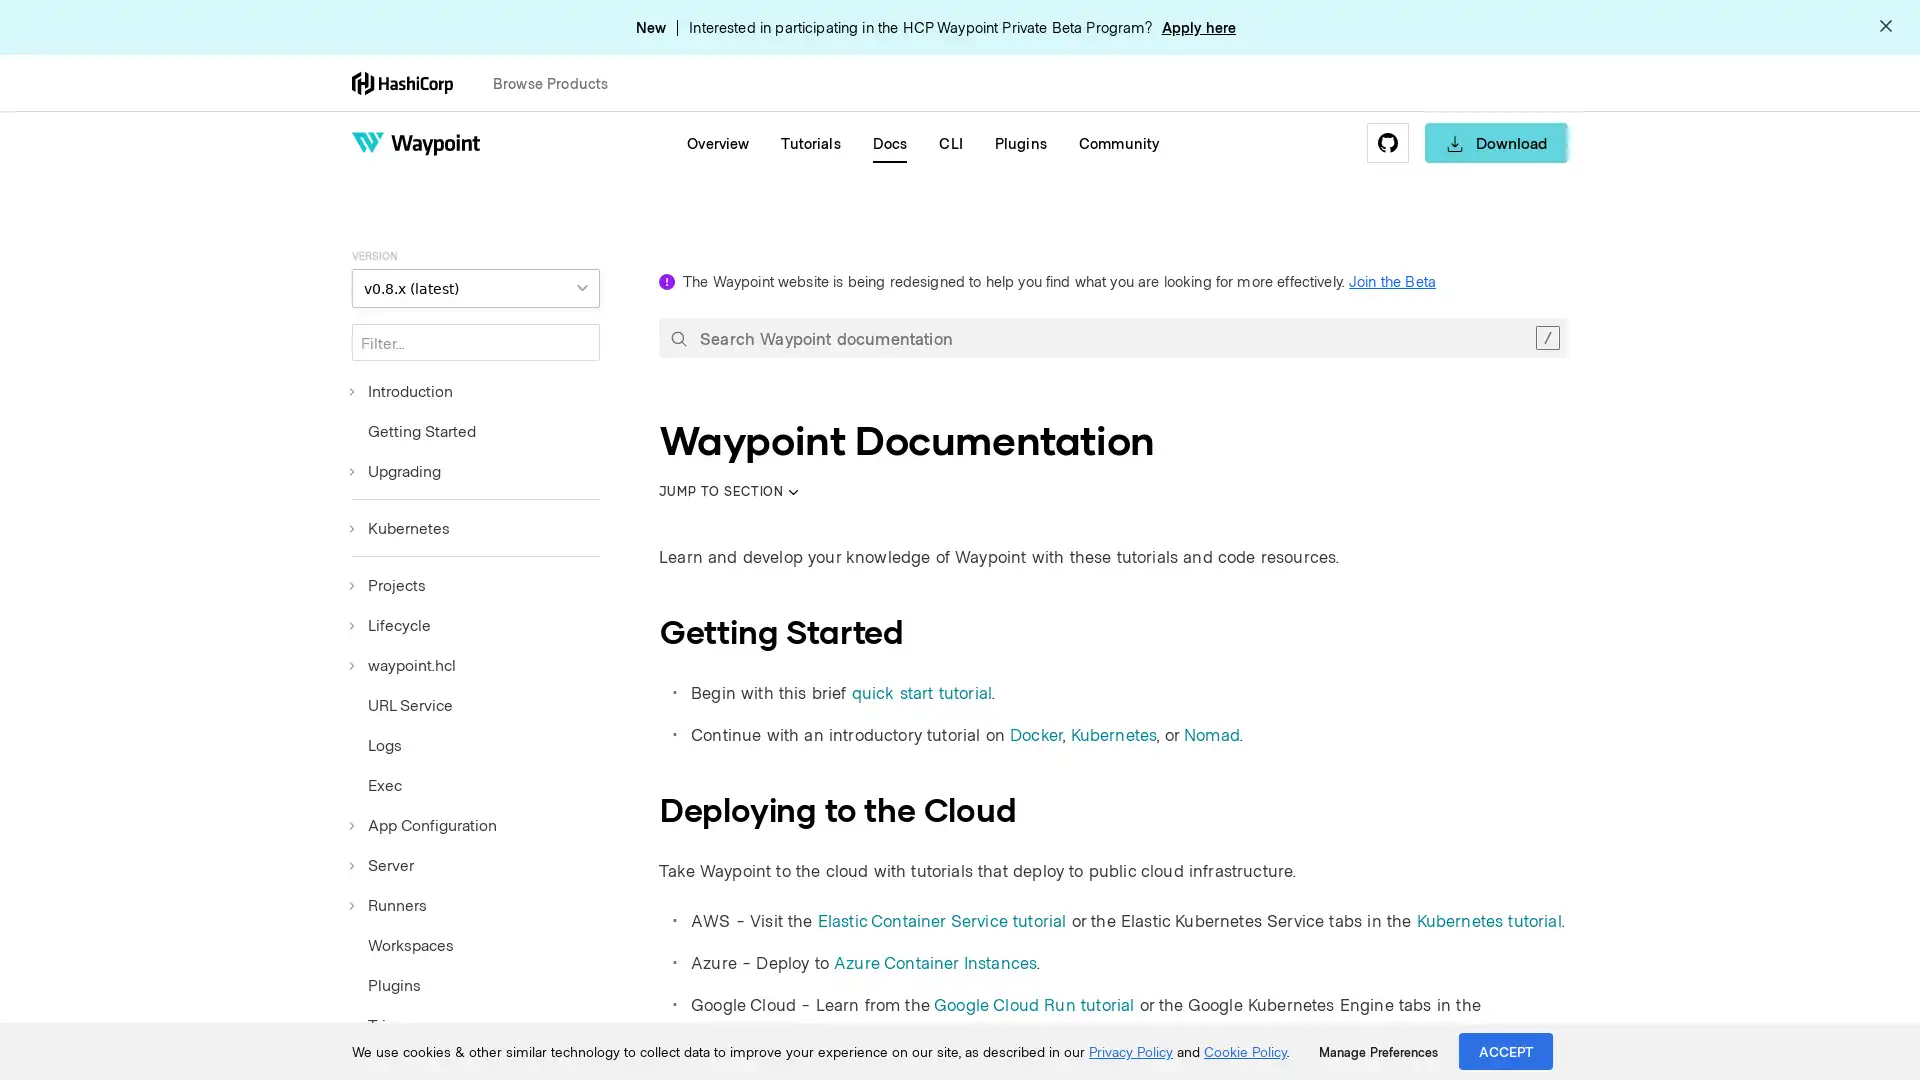  Describe the element at coordinates (1546, 337) in the screenshot. I see `Clear the search query.` at that location.